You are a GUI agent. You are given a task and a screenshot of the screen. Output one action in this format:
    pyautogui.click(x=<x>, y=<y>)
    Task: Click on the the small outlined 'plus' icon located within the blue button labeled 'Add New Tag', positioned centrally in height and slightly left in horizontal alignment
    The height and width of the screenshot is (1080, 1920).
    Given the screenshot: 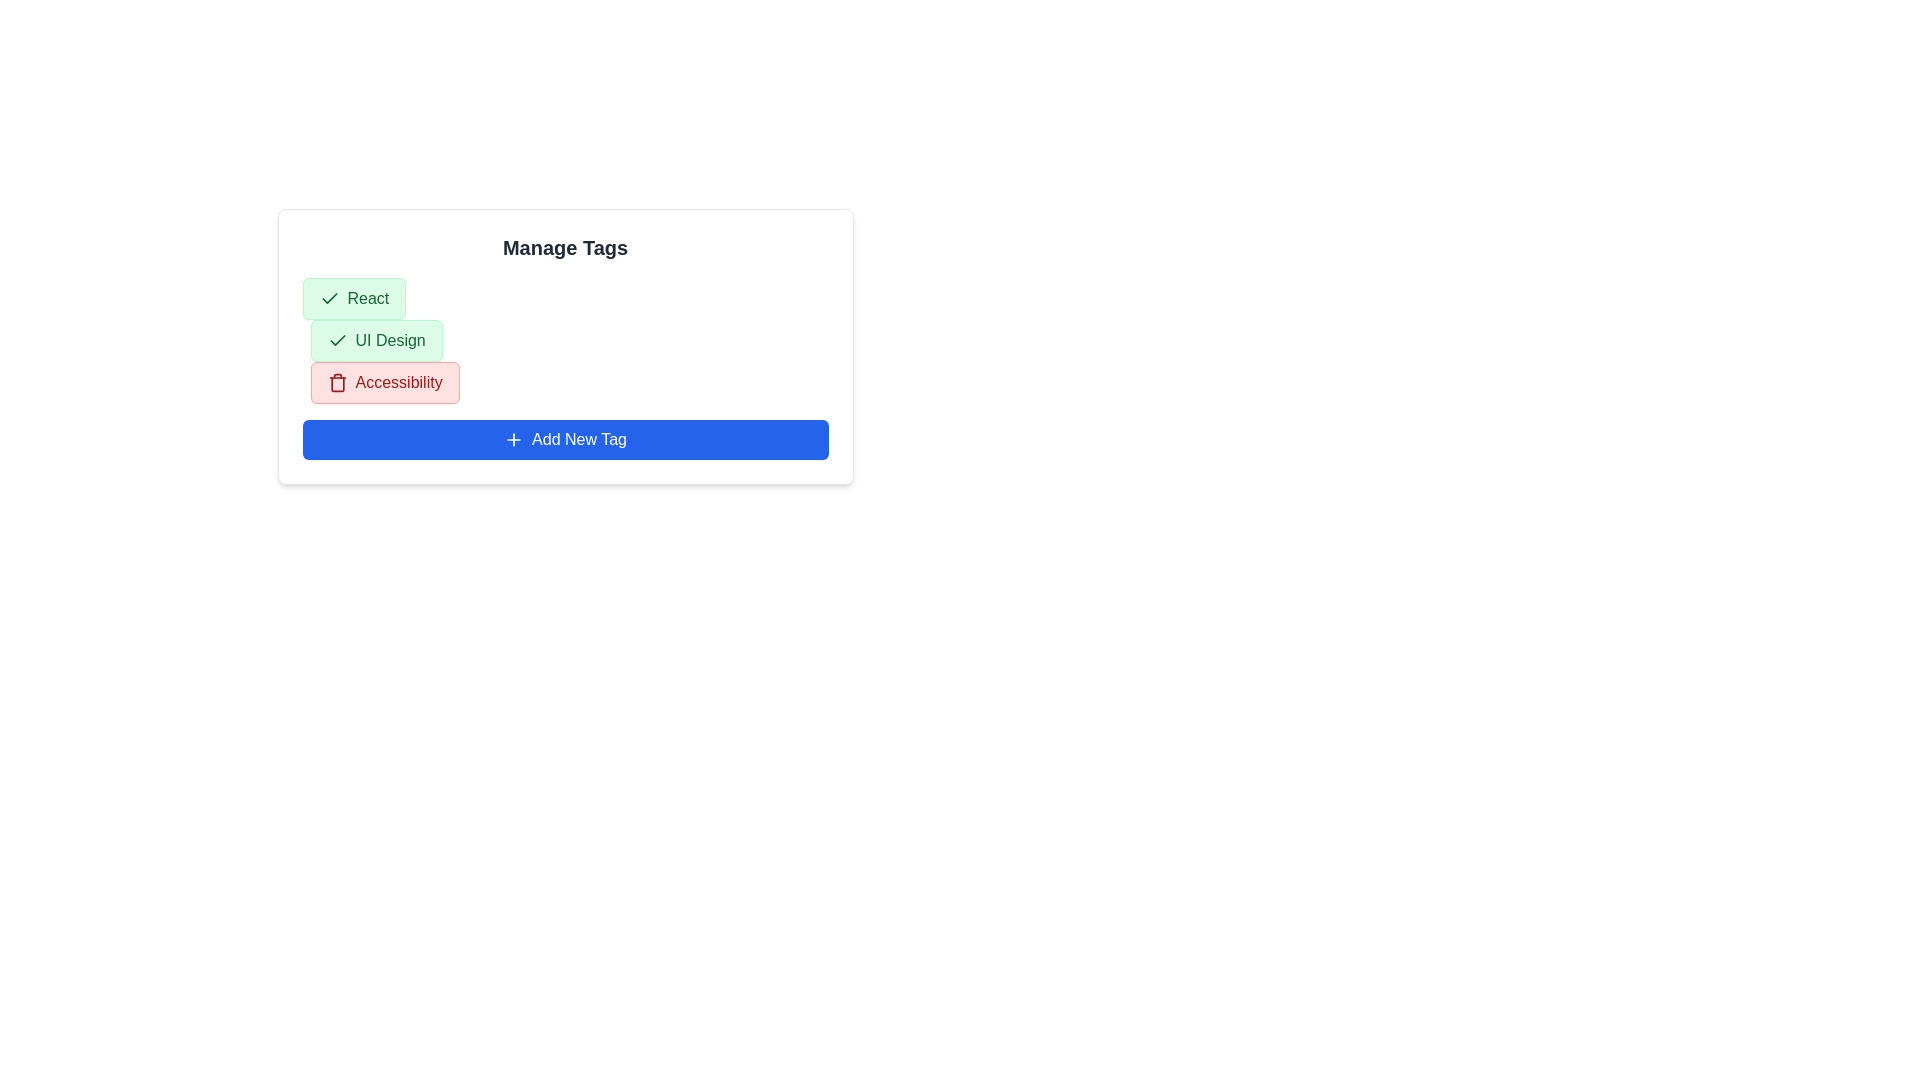 What is the action you would take?
    pyautogui.click(x=513, y=438)
    